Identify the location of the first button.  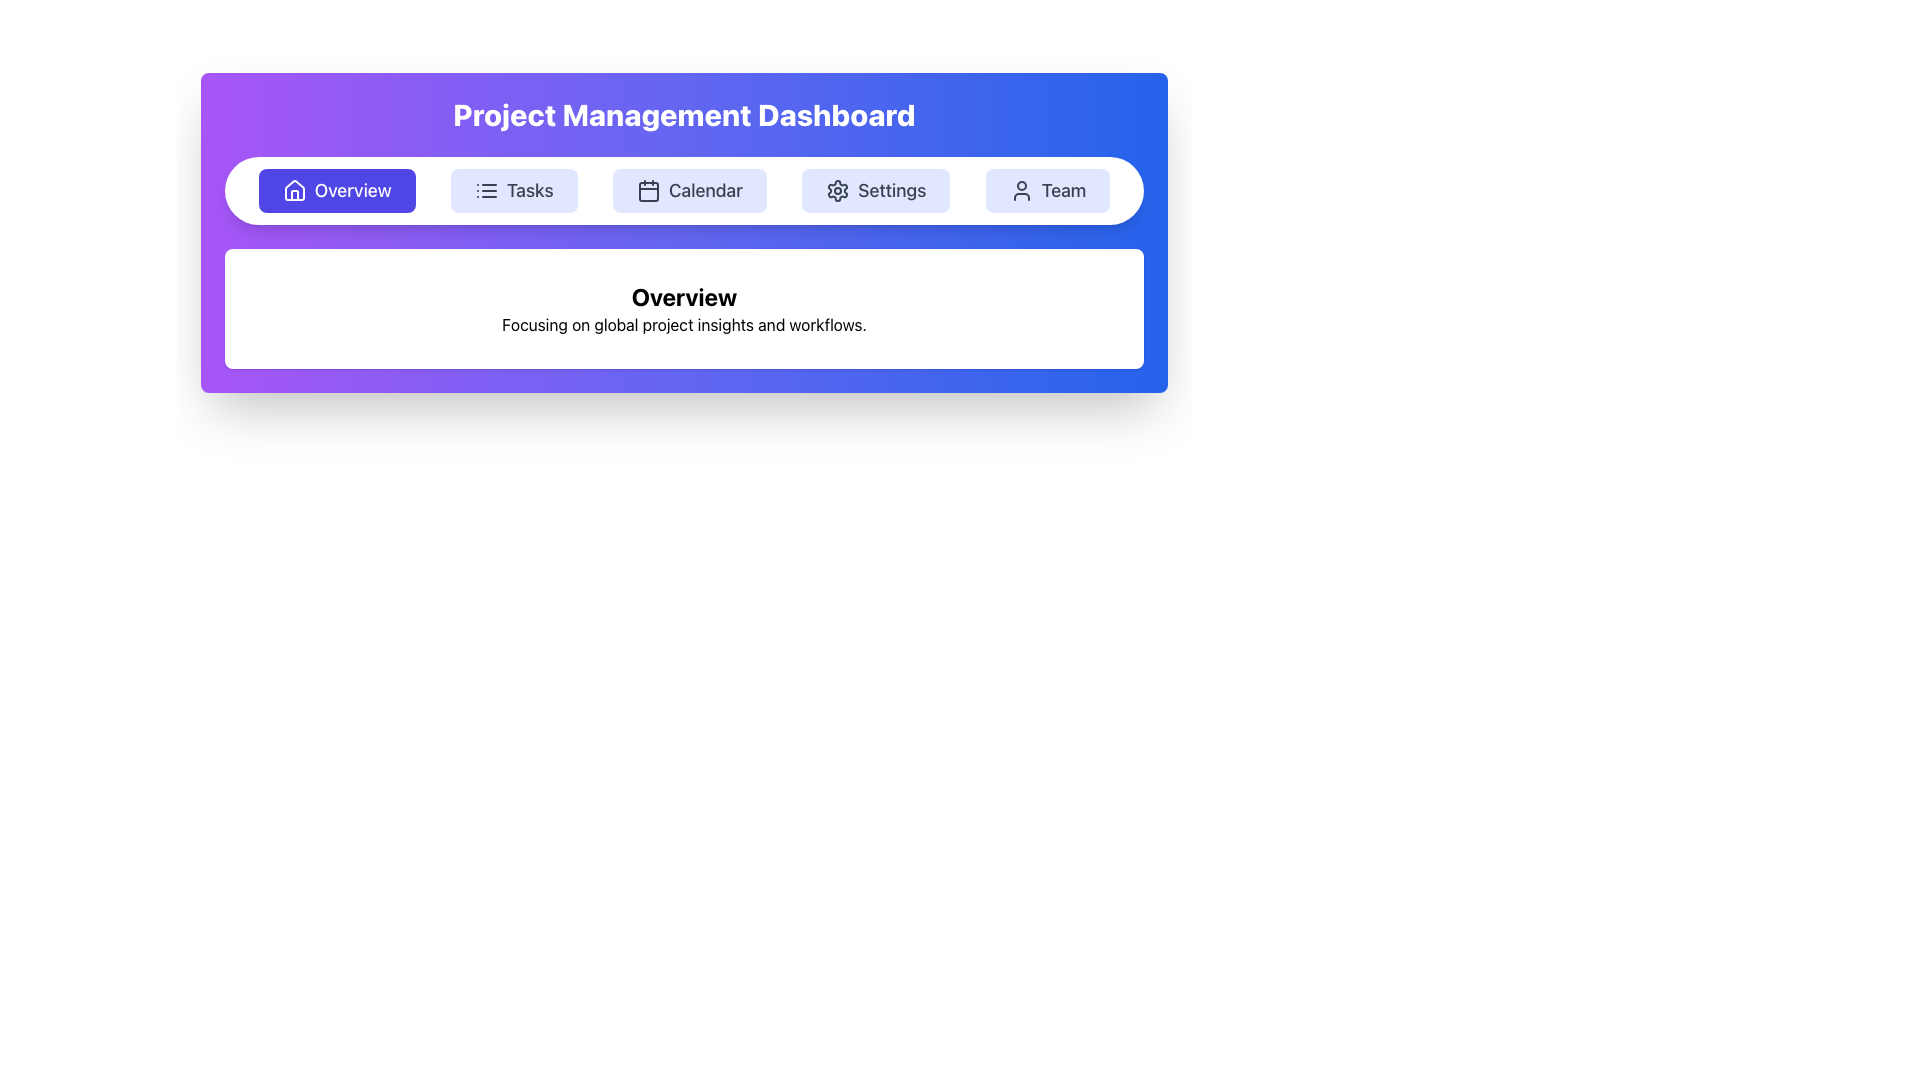
(336, 191).